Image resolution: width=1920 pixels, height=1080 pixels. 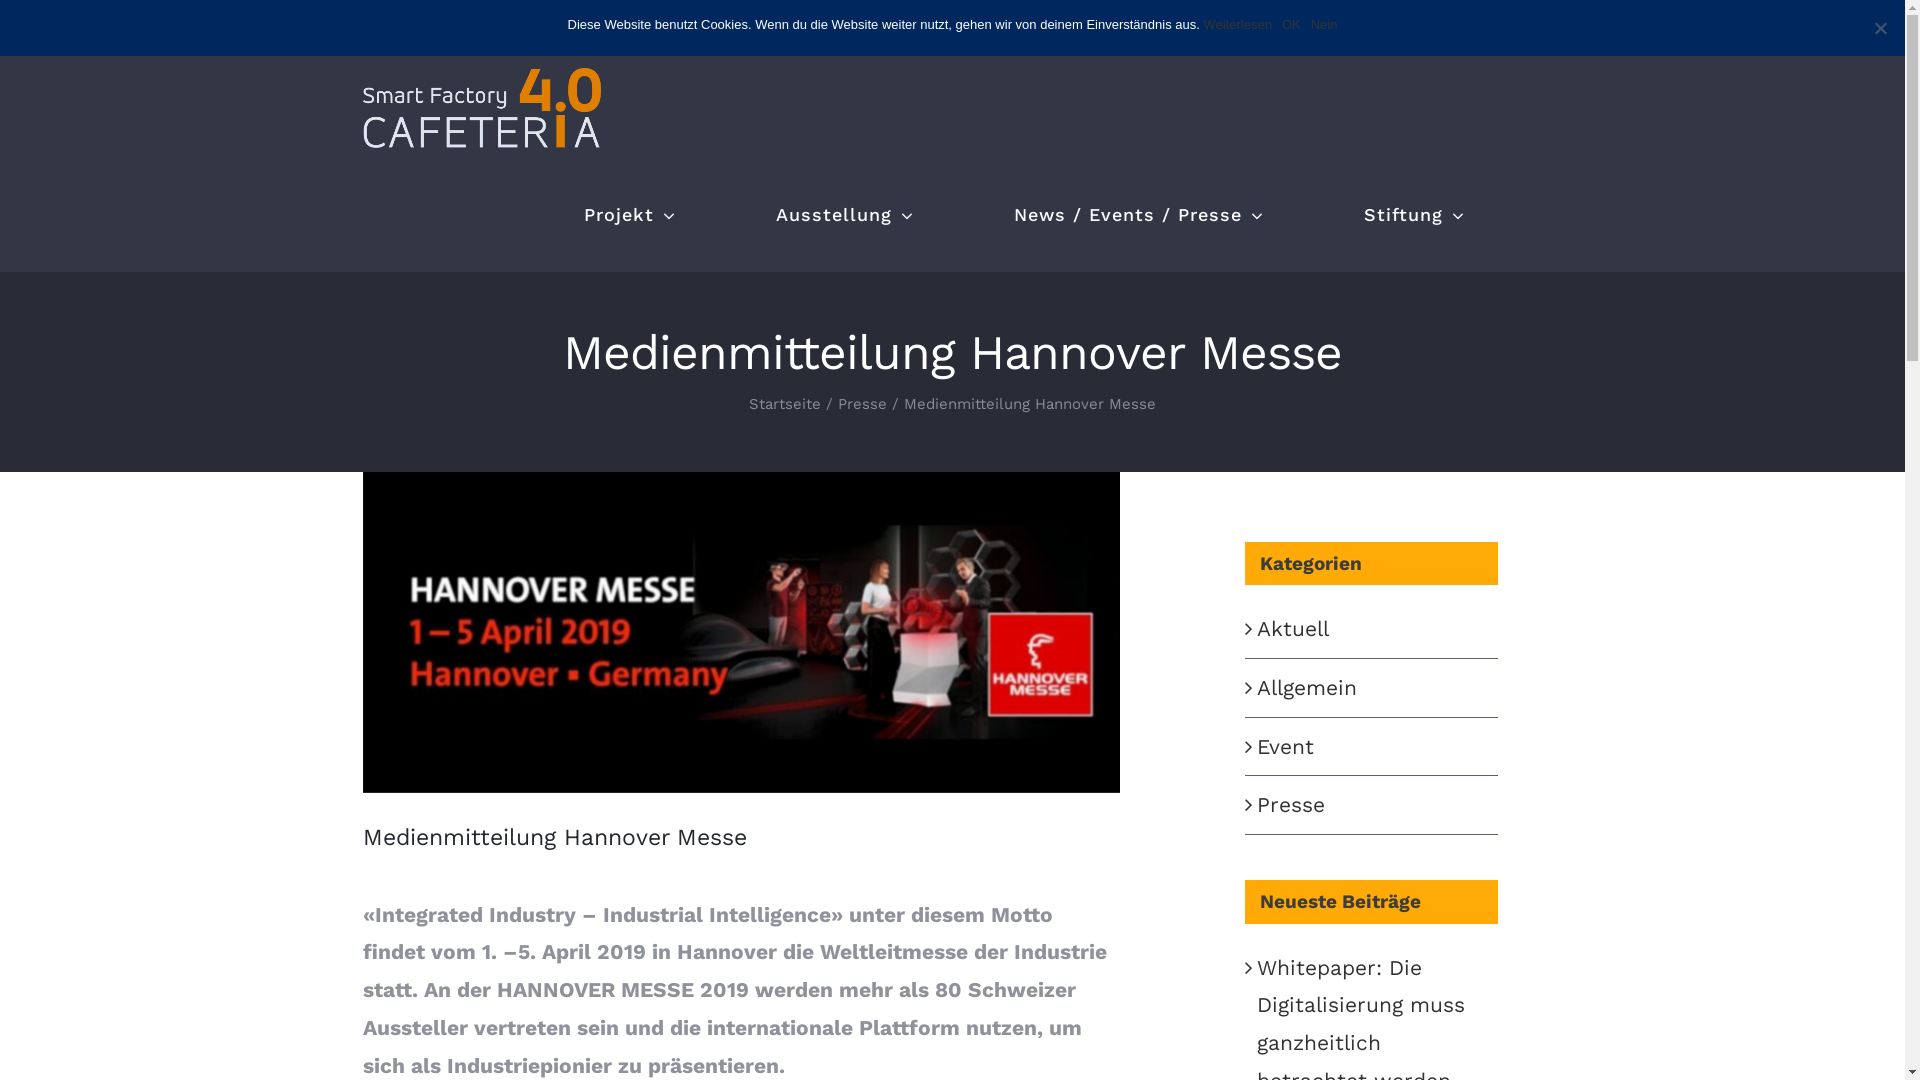 I want to click on 'Projekt', so click(x=628, y=215).